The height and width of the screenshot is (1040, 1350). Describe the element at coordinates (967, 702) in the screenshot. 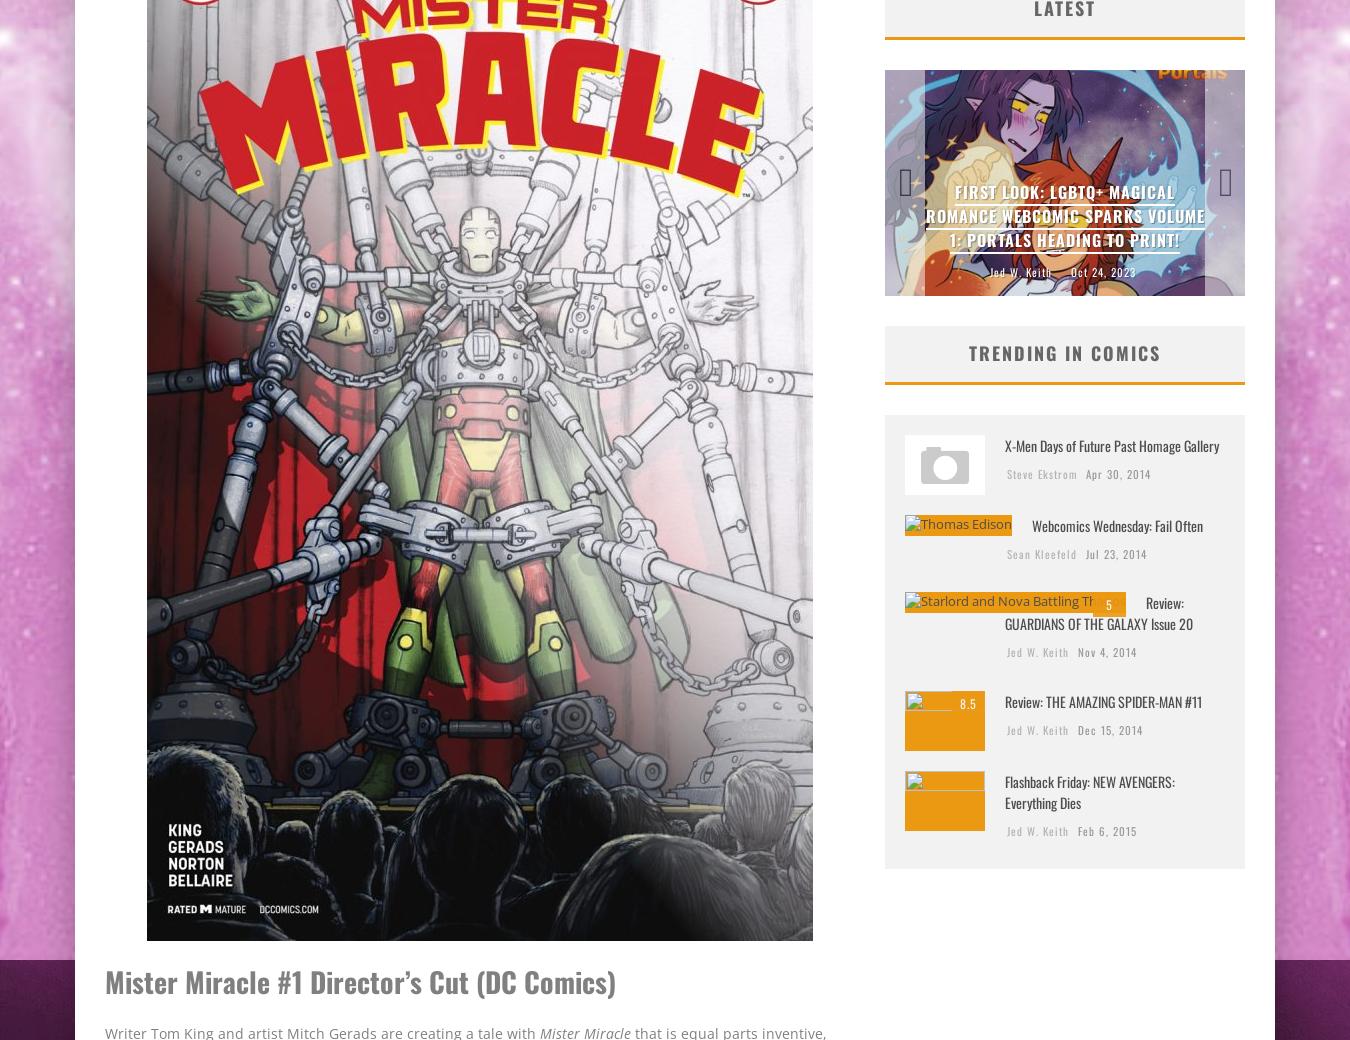

I see `'8.5'` at that location.